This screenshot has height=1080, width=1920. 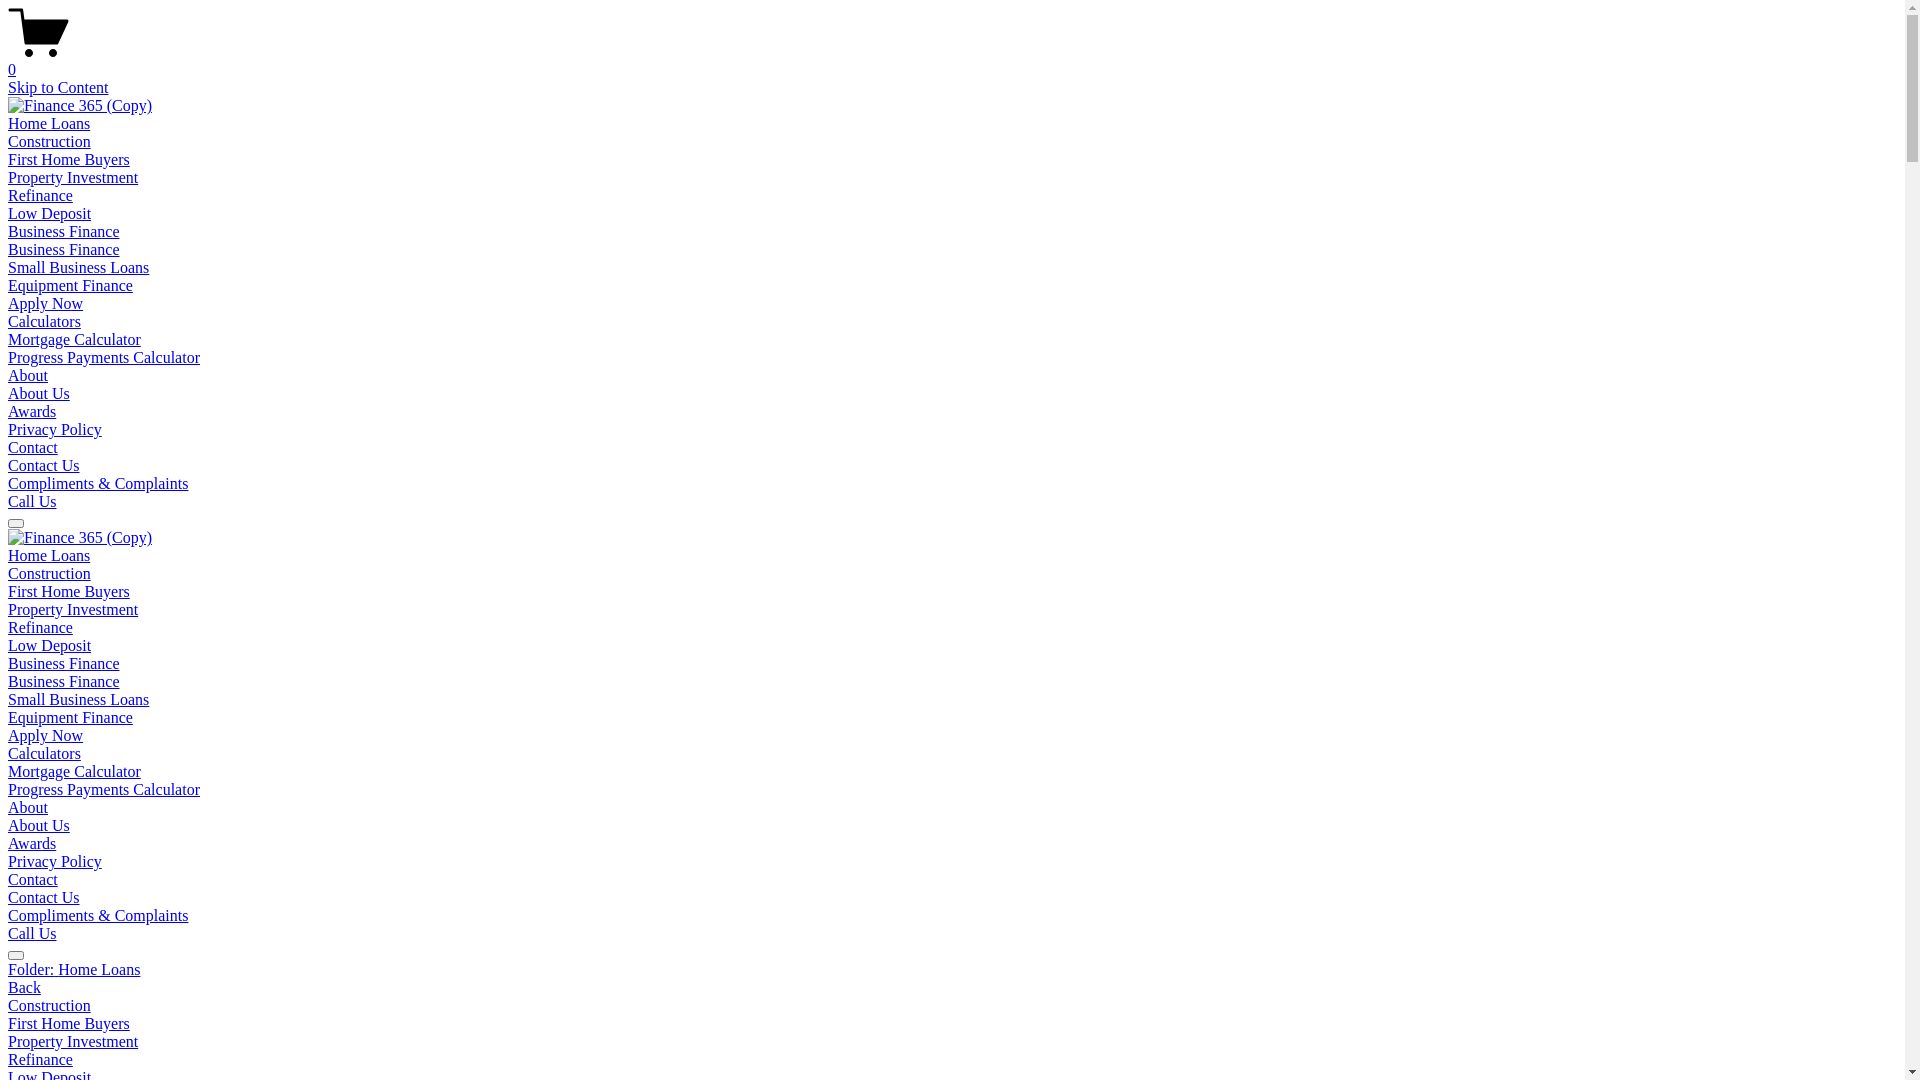 What do you see at coordinates (33, 878) in the screenshot?
I see `'Contact'` at bounding box center [33, 878].